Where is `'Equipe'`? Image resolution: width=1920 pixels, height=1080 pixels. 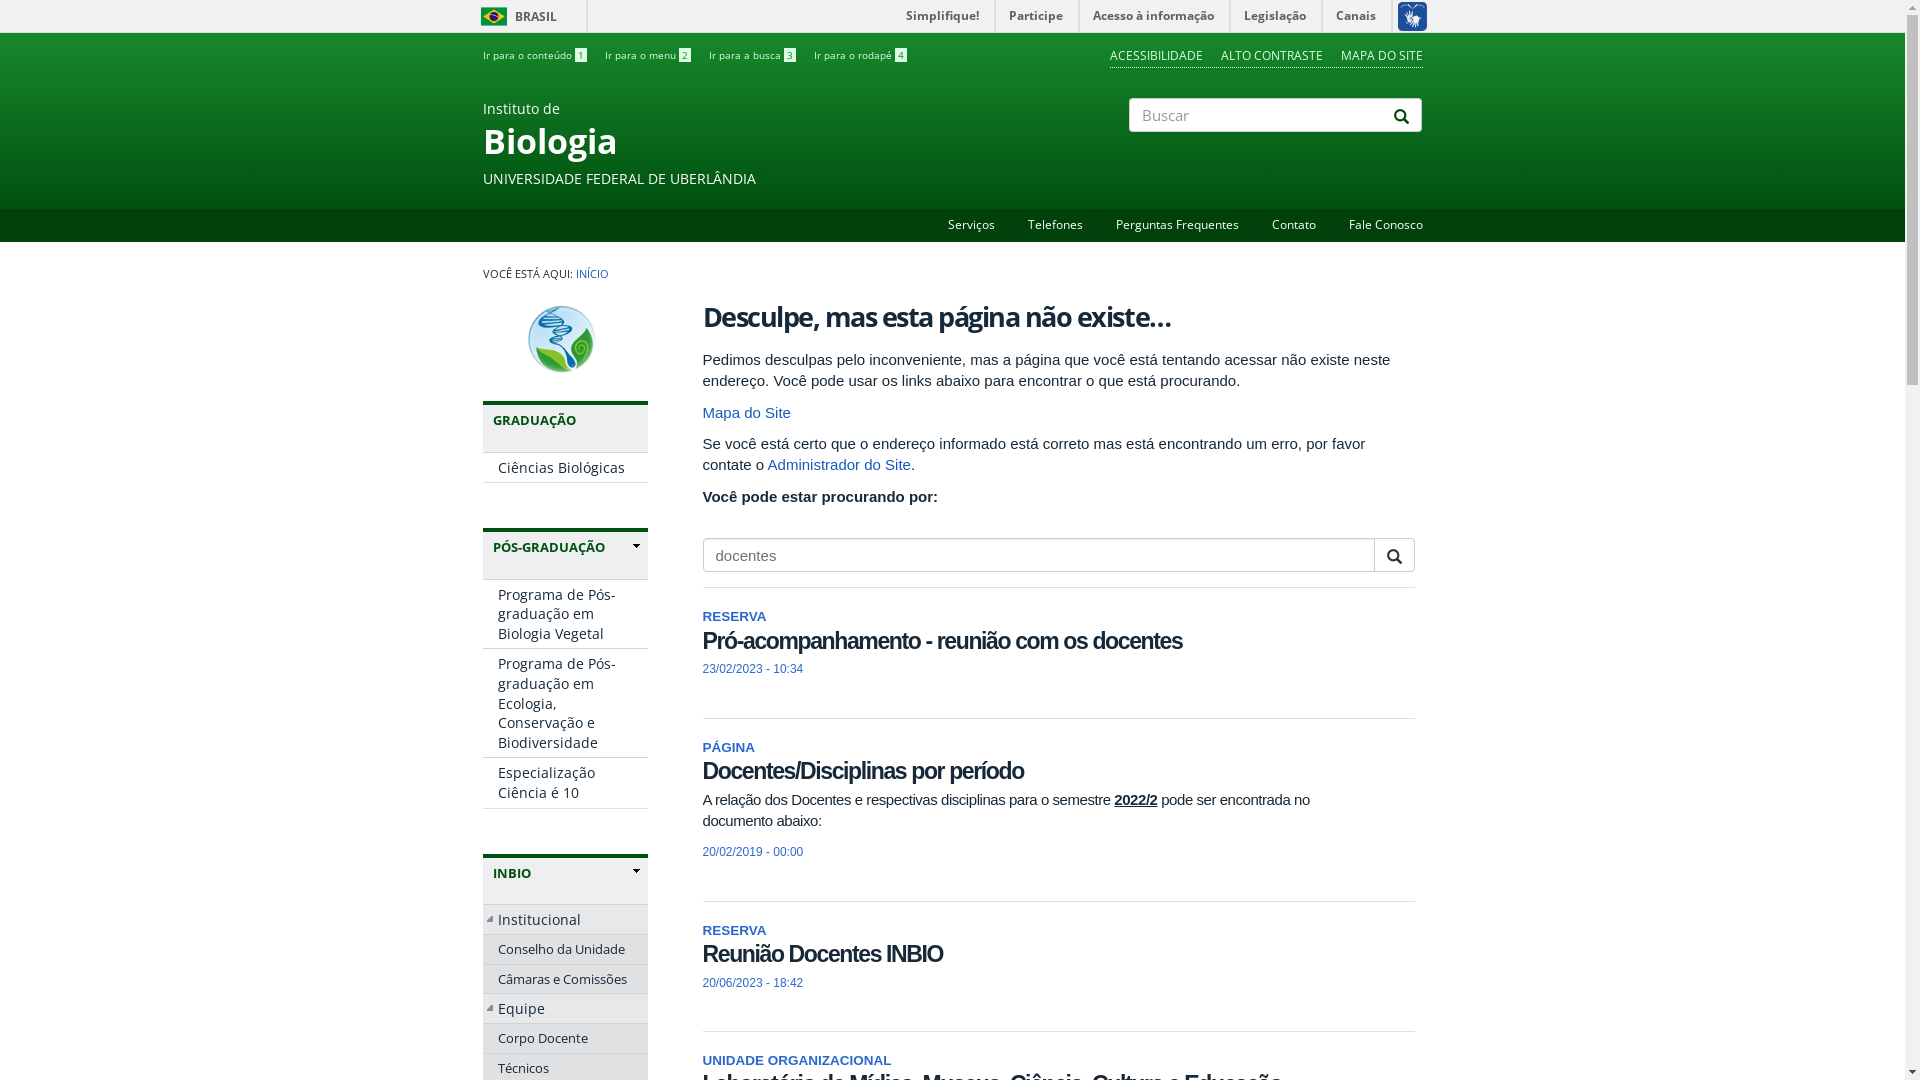
'Equipe' is located at coordinates (563, 1009).